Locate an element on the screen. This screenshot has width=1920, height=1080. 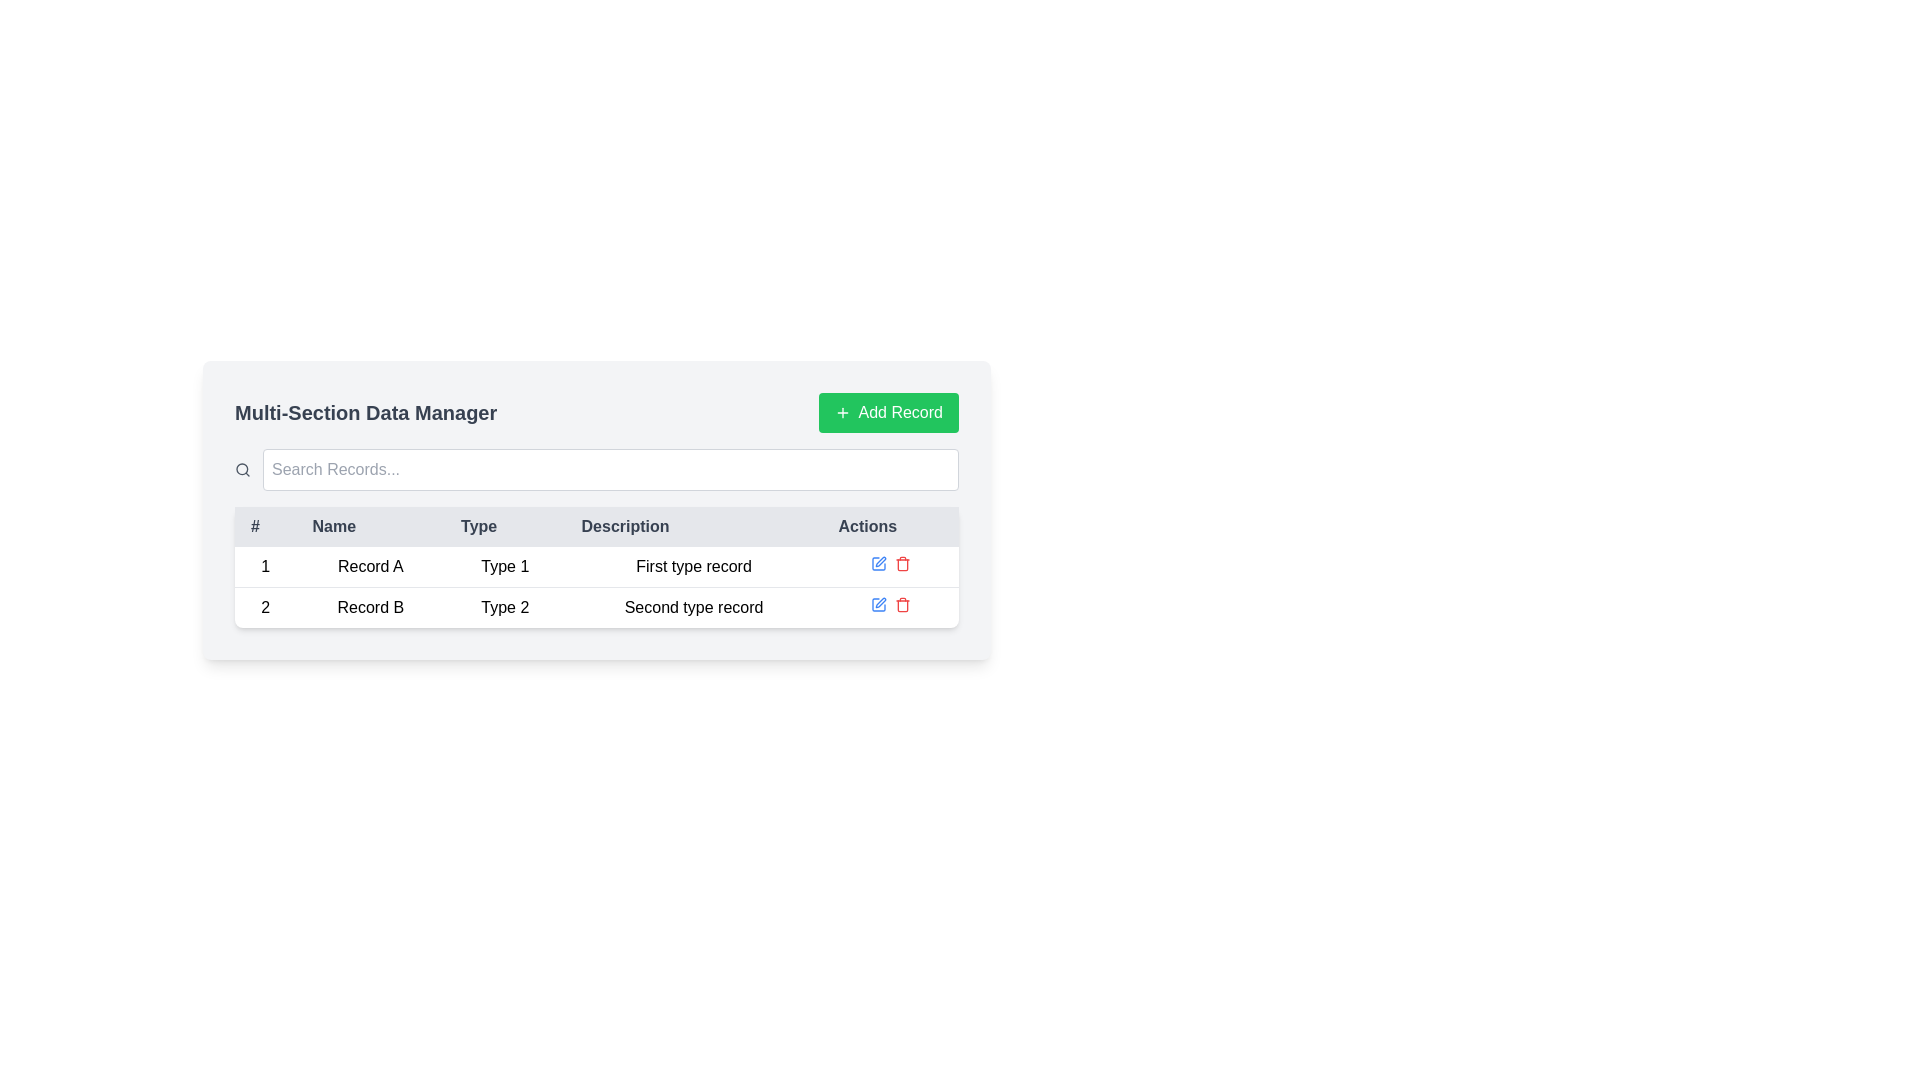
the Text label displaying the number '1', styled in black font, located in the leftmost column of the table under the '#' header is located at coordinates (264, 567).